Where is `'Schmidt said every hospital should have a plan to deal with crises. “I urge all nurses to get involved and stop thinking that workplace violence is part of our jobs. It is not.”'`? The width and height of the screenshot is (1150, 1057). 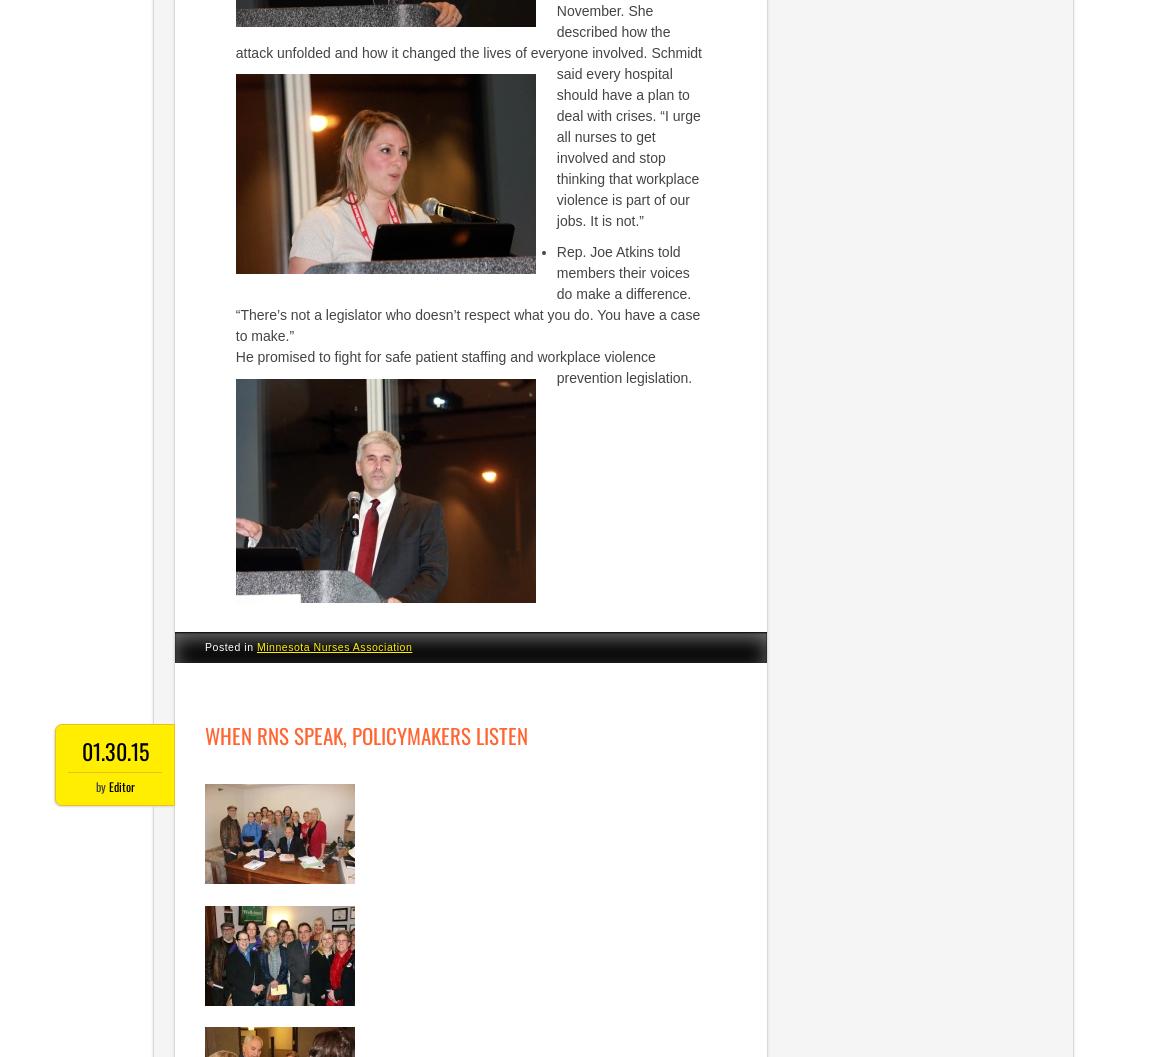
'Schmidt said every hospital should have a plan to deal with crises. “I urge all nurses to get involved and stop thinking that workplace violence is part of our jobs. It is not.”' is located at coordinates (627, 135).